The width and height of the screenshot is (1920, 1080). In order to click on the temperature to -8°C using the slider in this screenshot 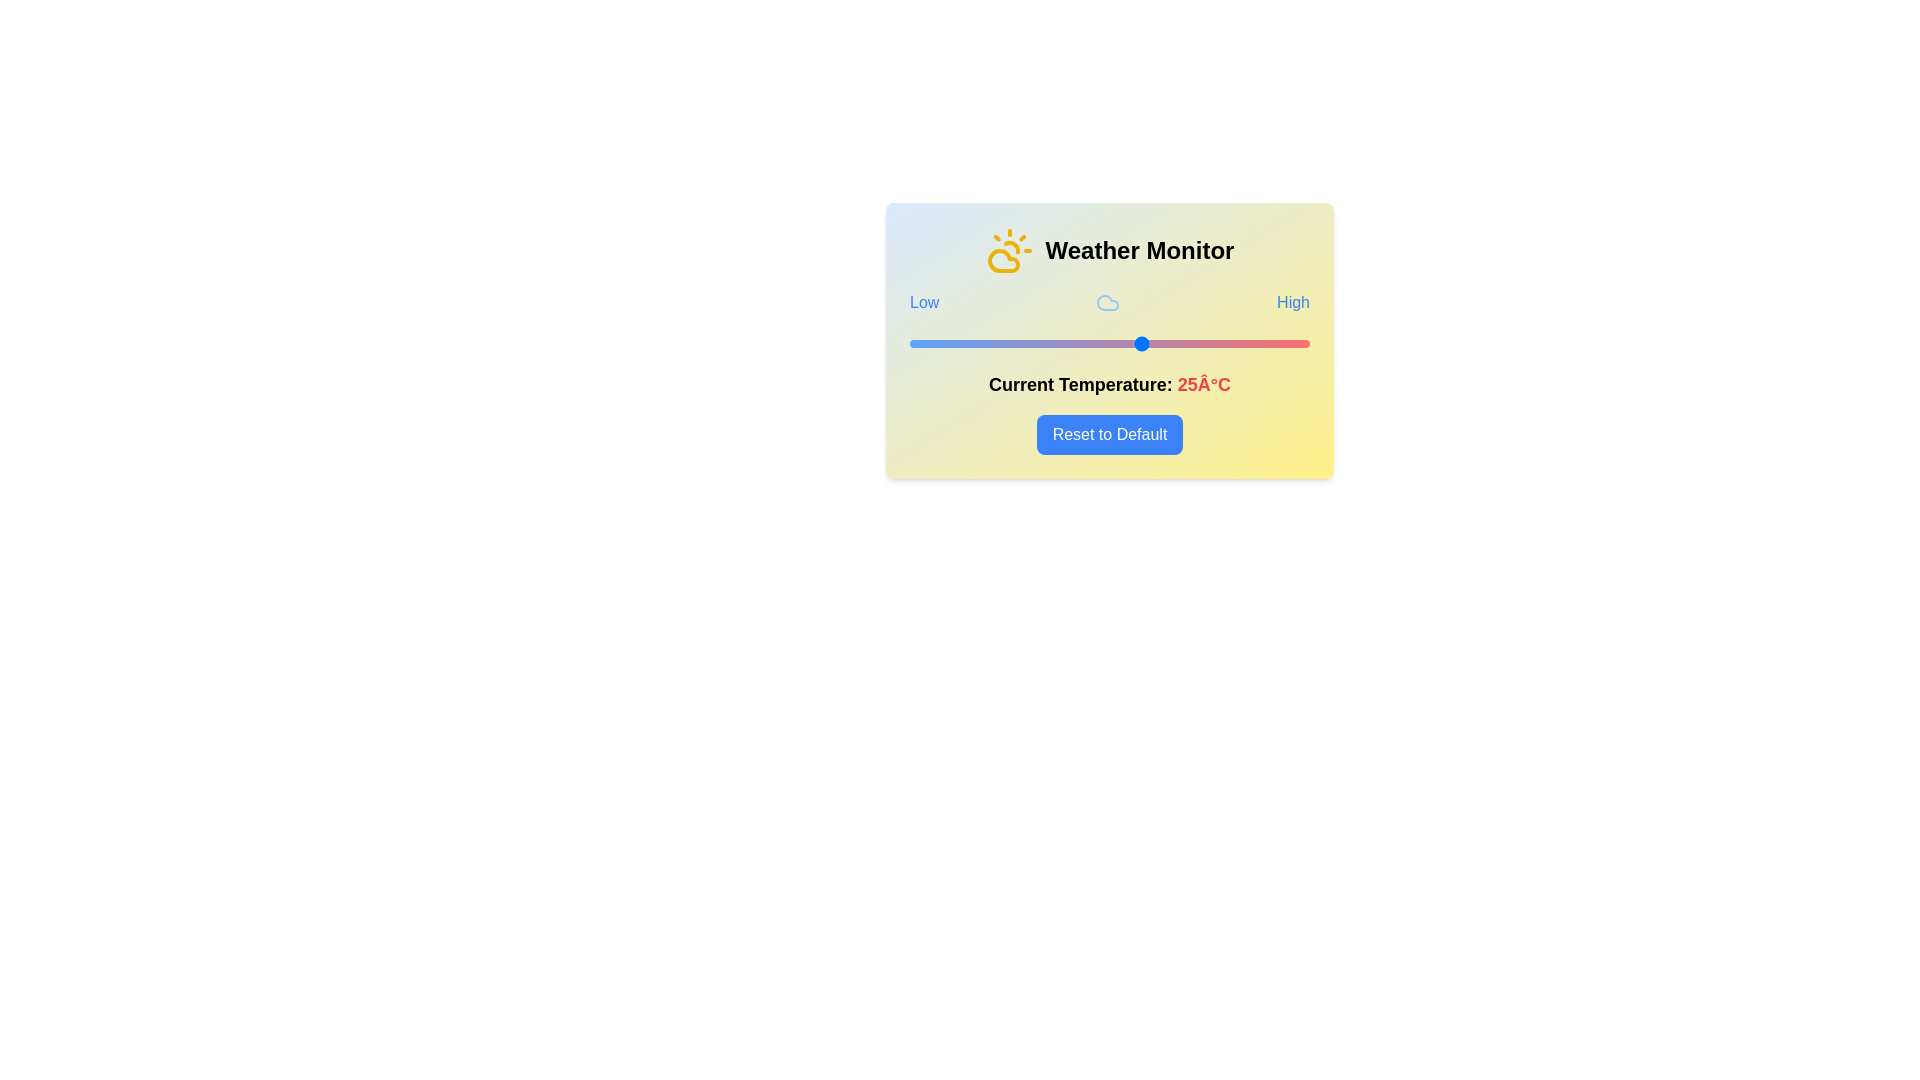, I will do `click(922, 342)`.